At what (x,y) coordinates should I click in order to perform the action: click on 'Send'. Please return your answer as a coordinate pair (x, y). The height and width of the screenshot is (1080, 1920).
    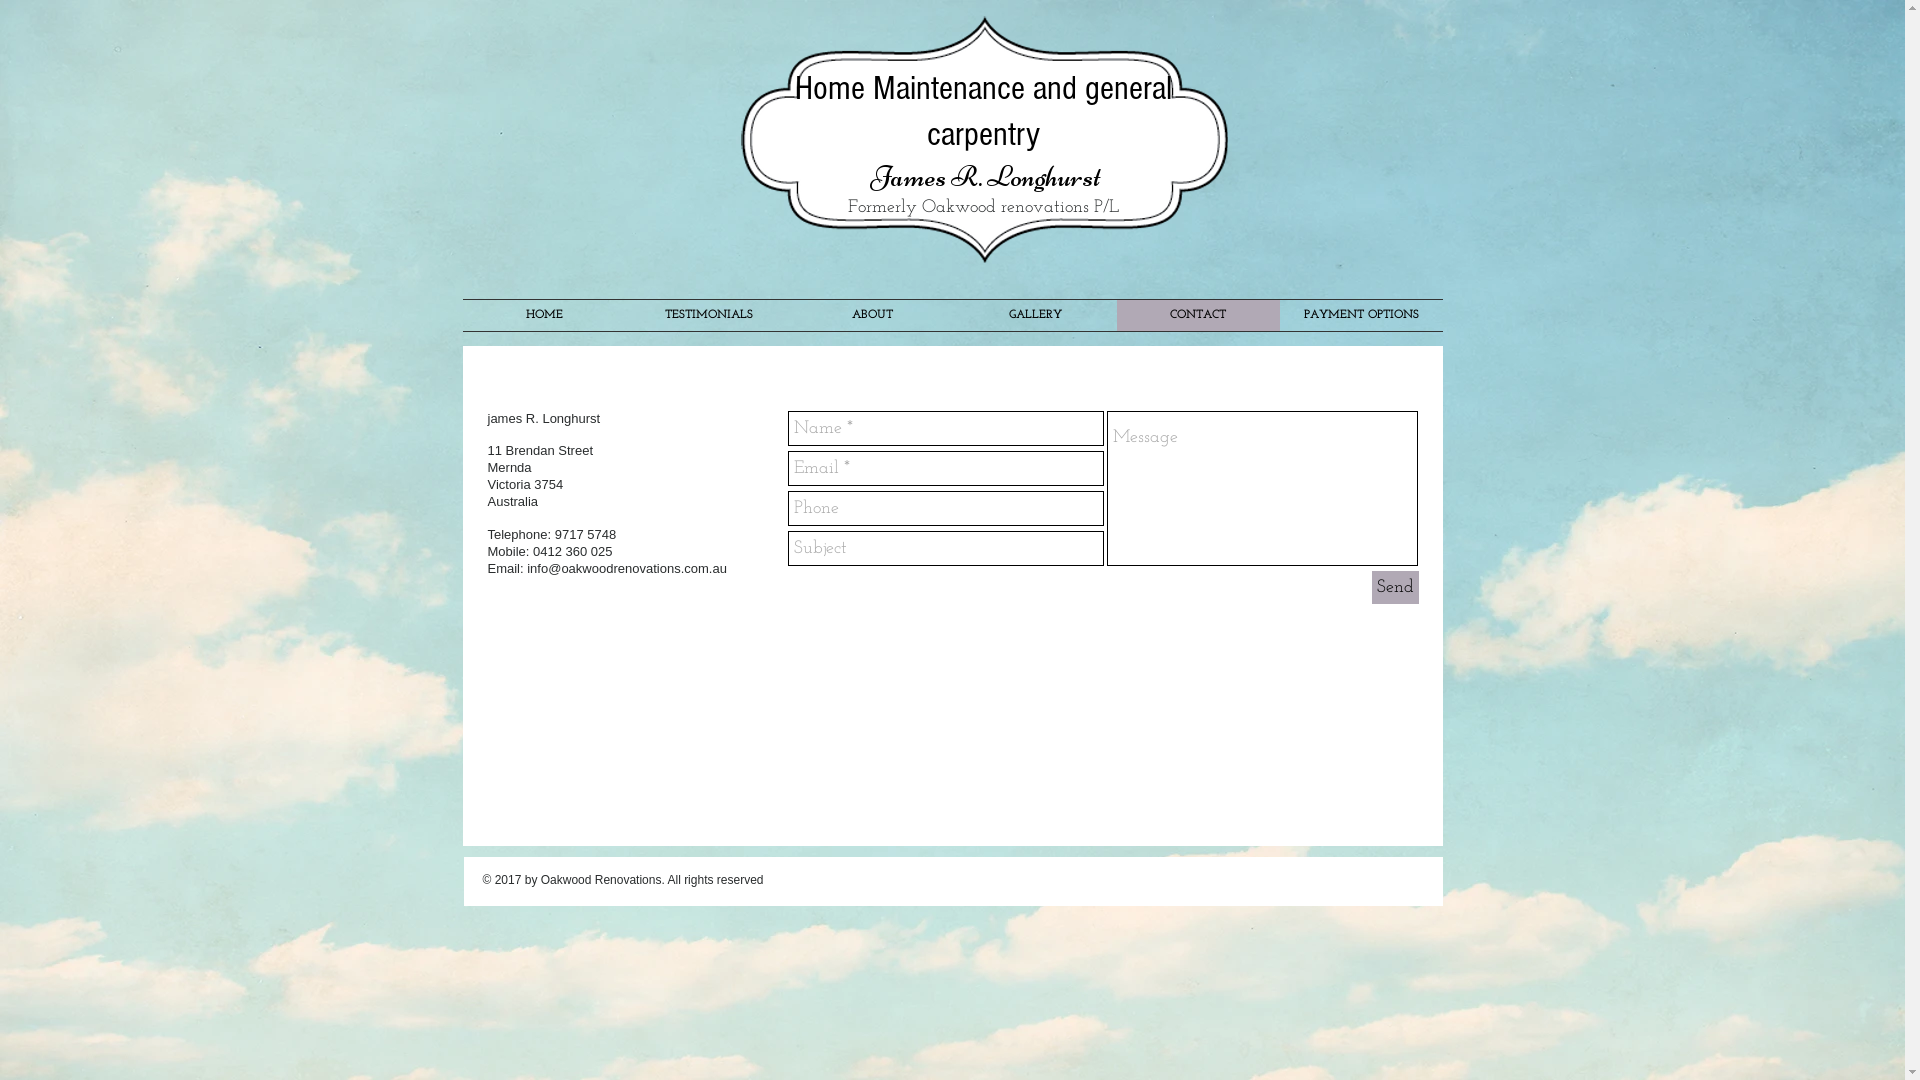
    Looking at the image, I should click on (1394, 586).